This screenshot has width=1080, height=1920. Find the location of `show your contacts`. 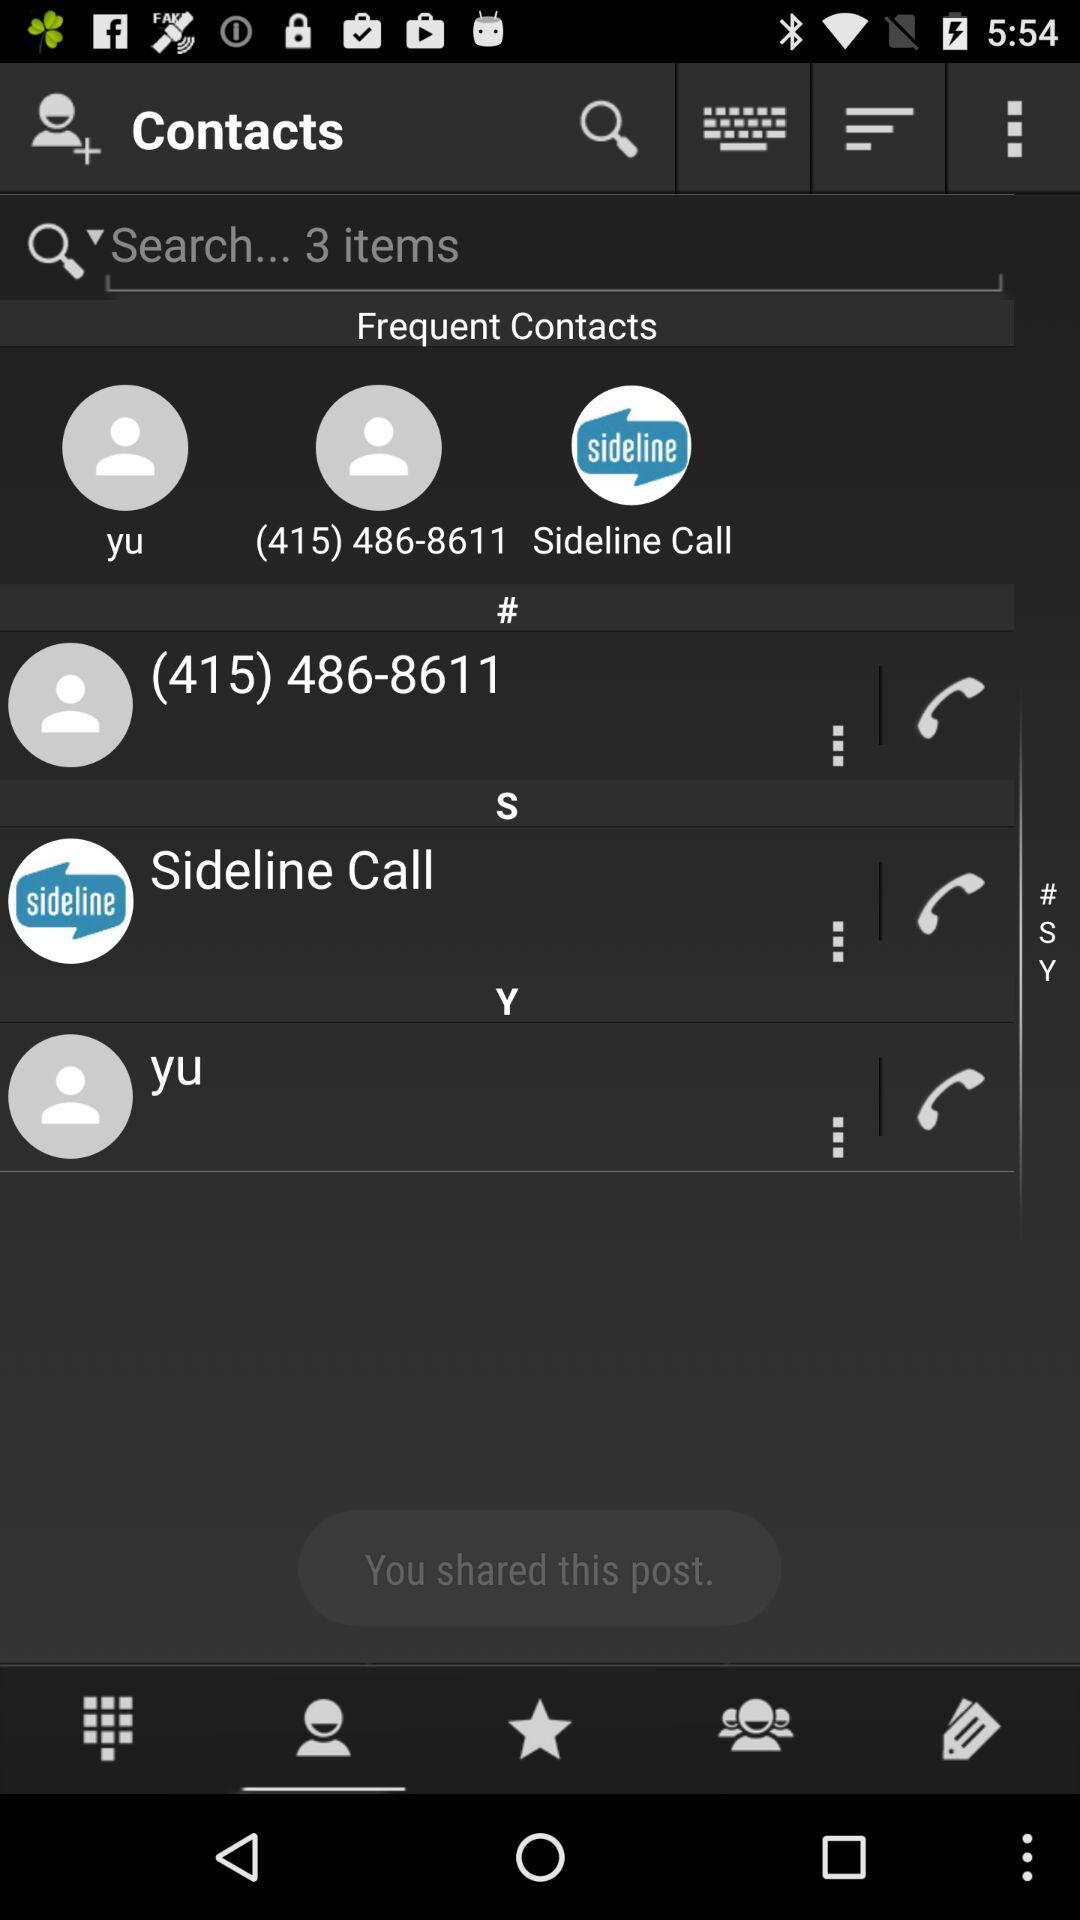

show your contacts is located at coordinates (323, 1727).